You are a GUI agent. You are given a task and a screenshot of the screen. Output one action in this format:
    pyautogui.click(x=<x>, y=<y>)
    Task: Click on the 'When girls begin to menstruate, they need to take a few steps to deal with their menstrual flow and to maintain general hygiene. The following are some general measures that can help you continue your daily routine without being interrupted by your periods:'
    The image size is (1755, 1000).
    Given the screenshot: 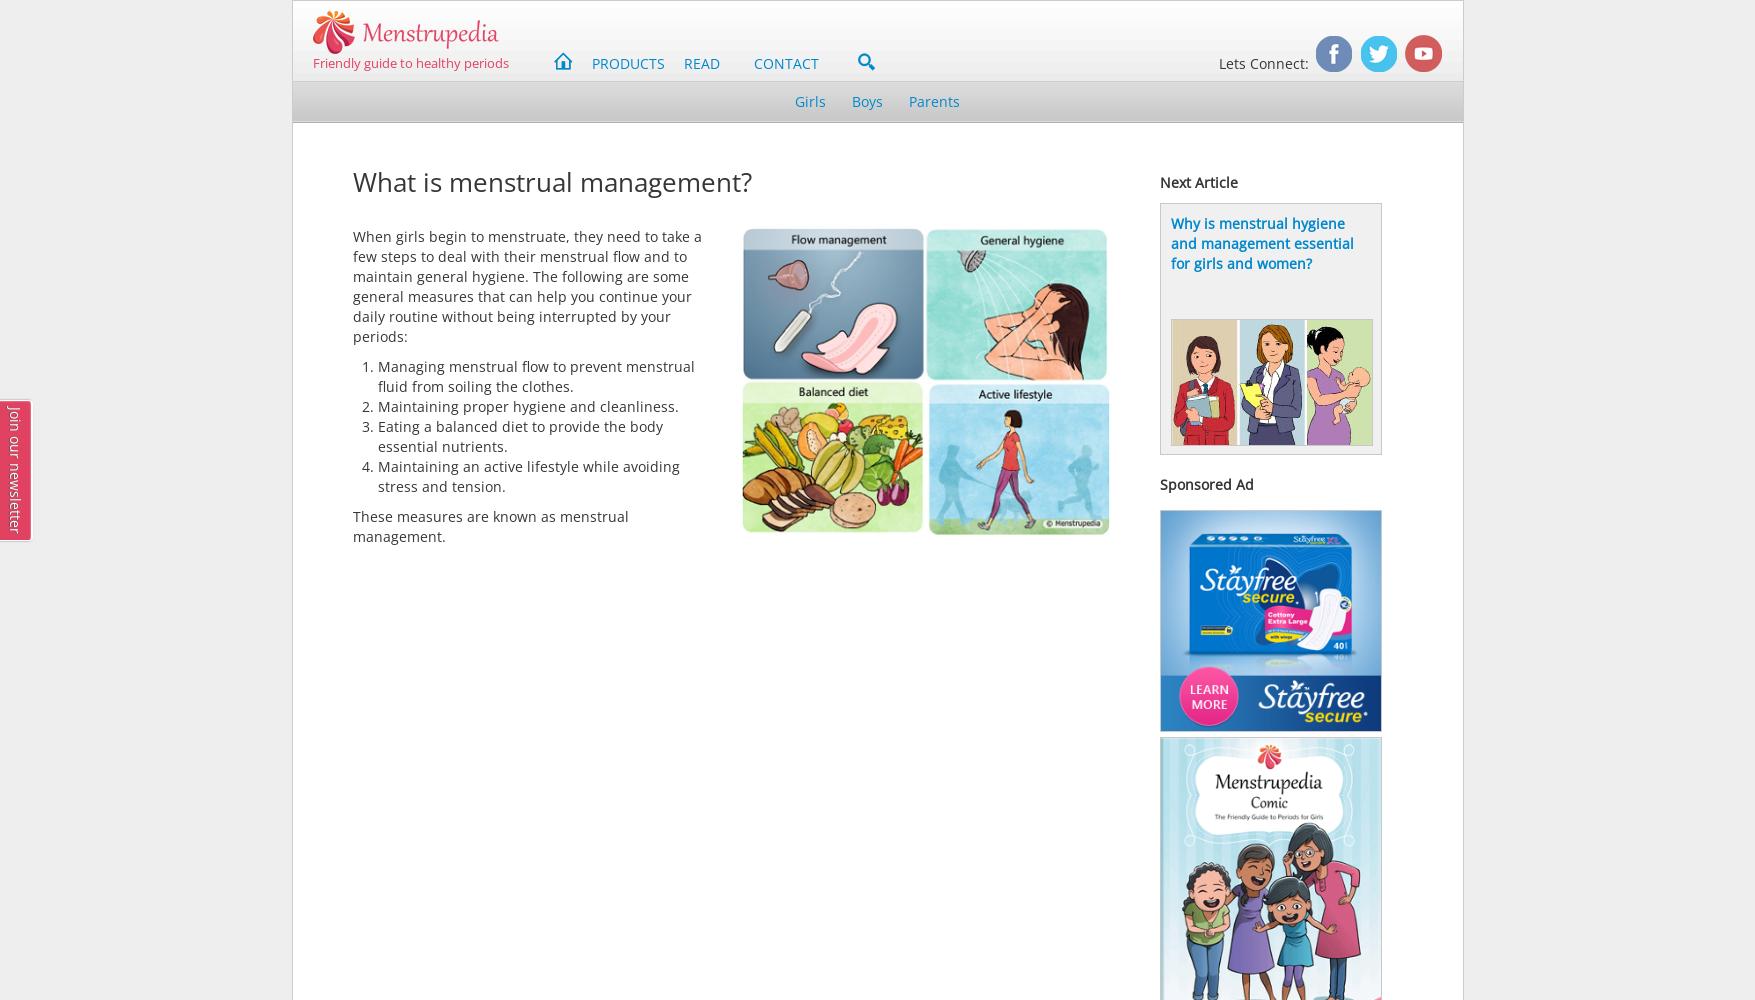 What is the action you would take?
    pyautogui.click(x=351, y=286)
    